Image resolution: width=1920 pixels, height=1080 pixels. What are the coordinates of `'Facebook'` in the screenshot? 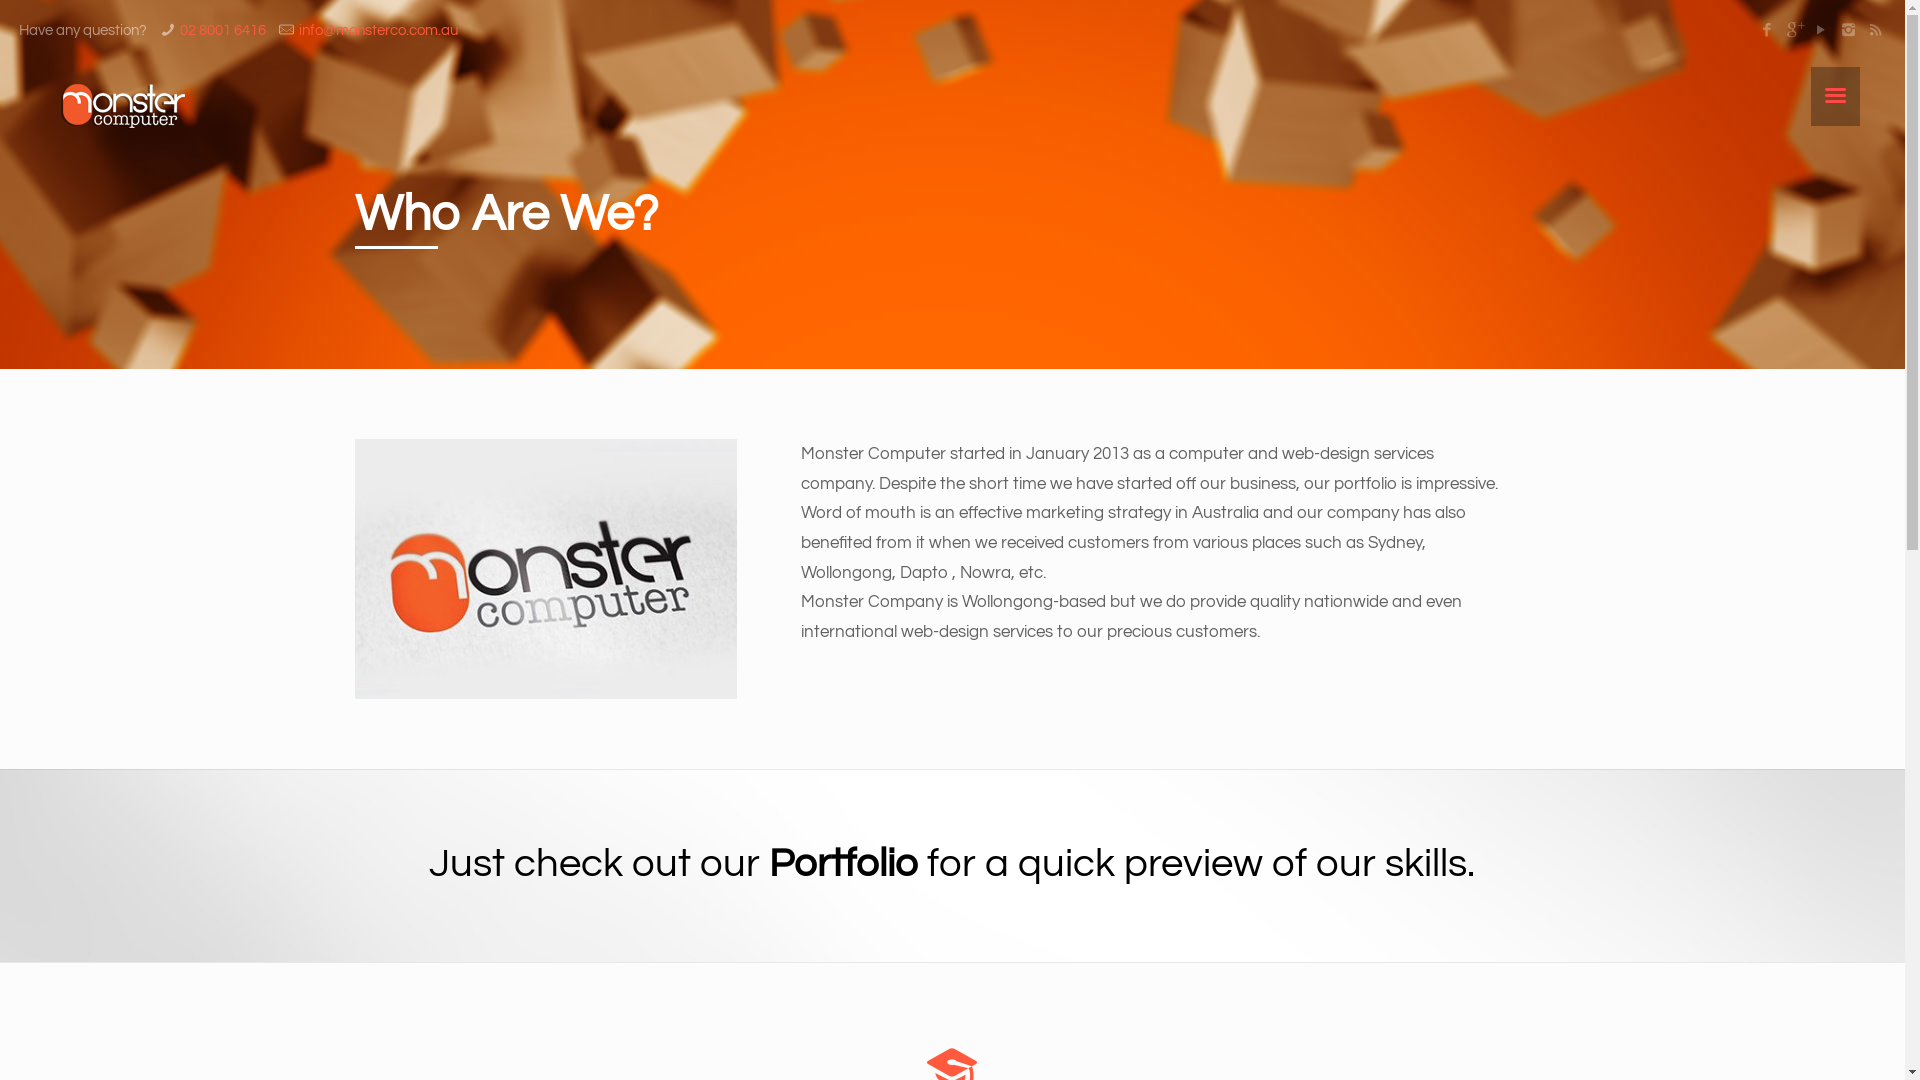 It's located at (1767, 30).